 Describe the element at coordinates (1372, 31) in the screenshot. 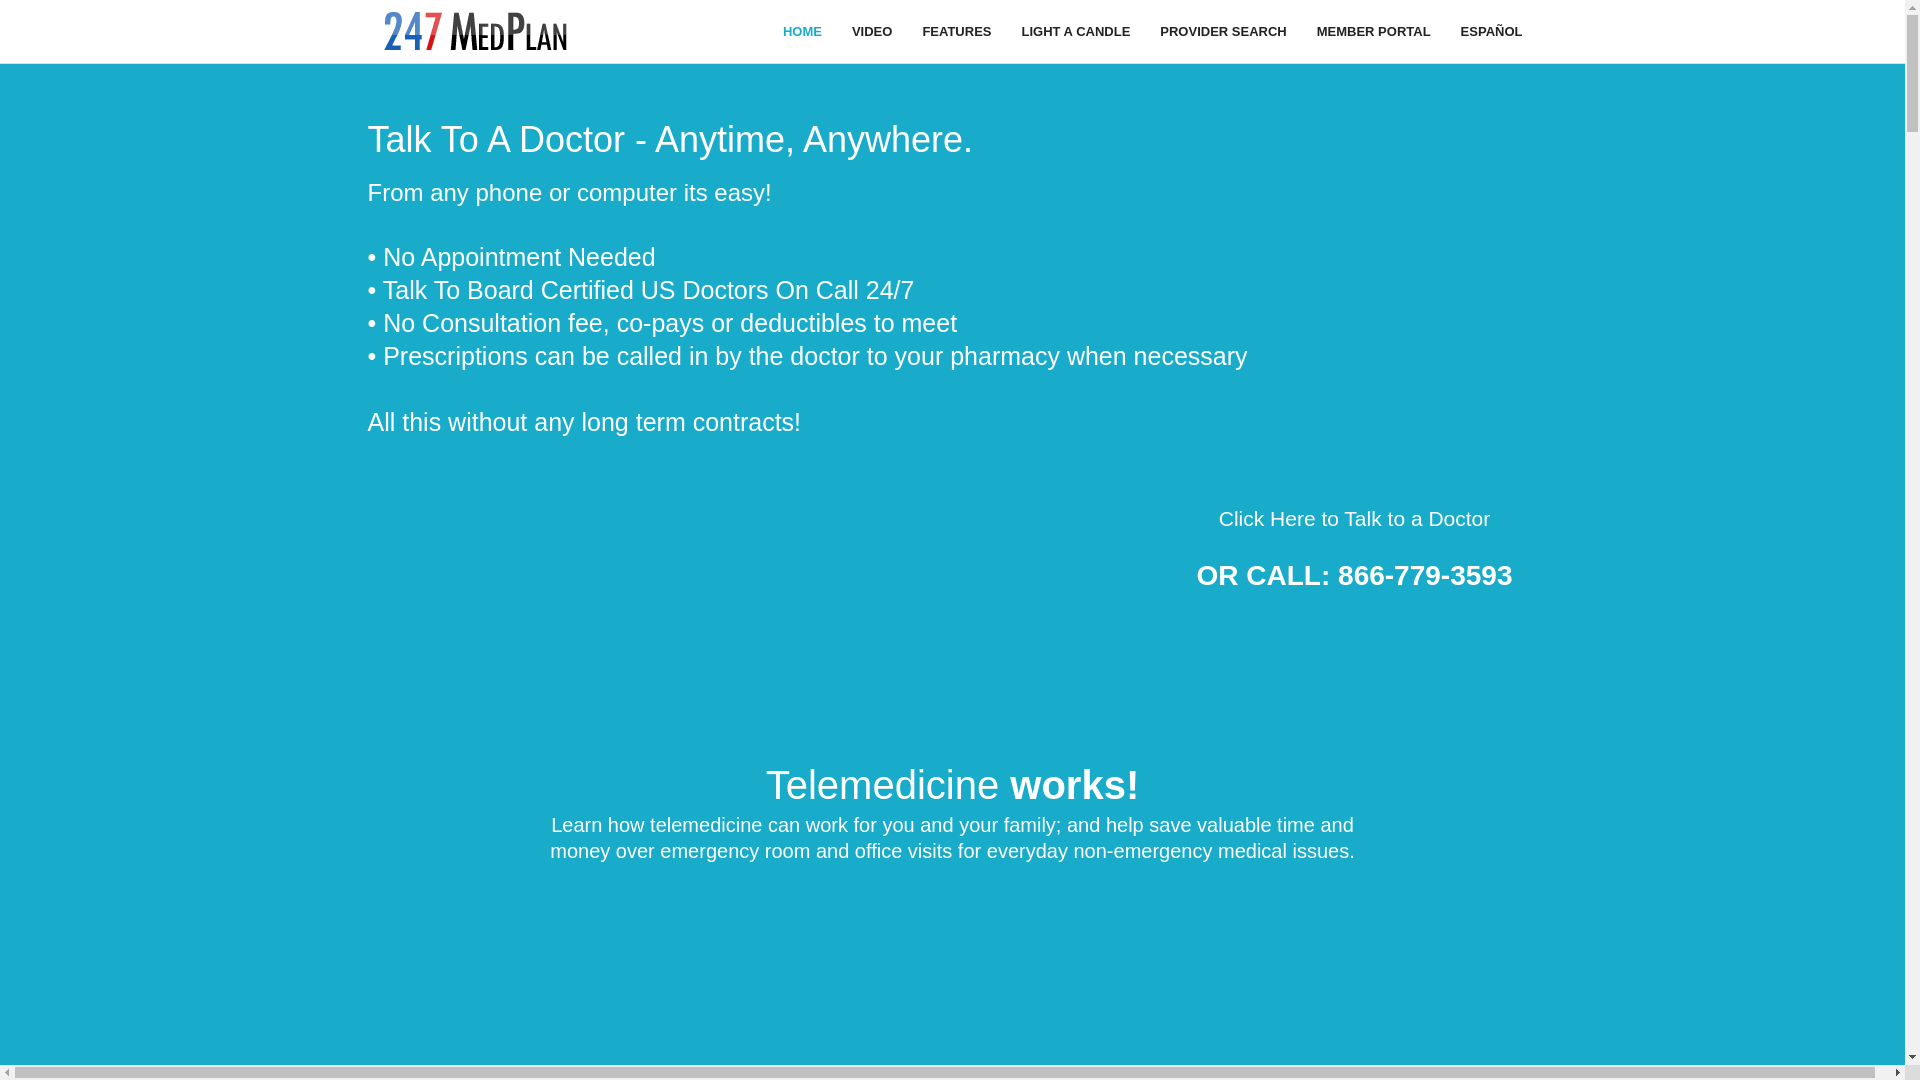

I see `'MEMBER PORTAL'` at that location.